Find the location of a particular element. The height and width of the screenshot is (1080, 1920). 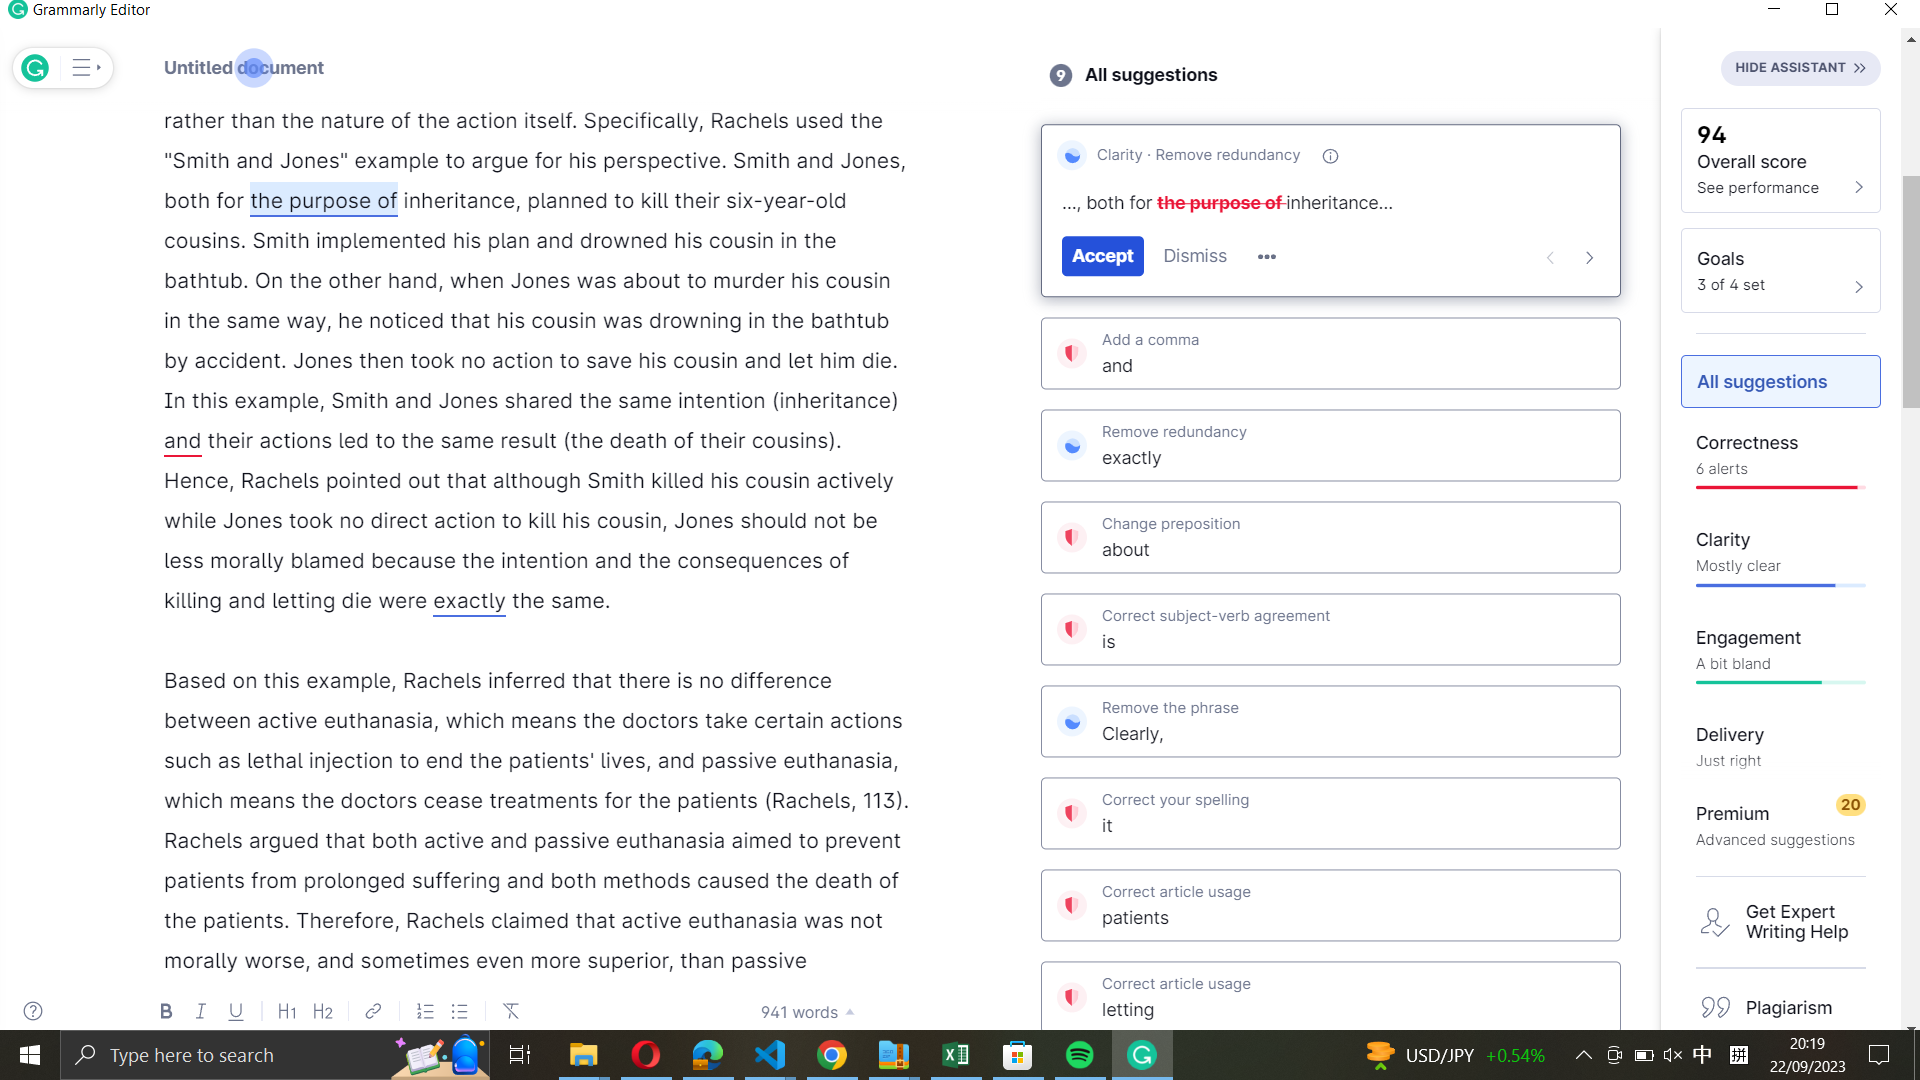

Call out the menu is located at coordinates (82, 67).